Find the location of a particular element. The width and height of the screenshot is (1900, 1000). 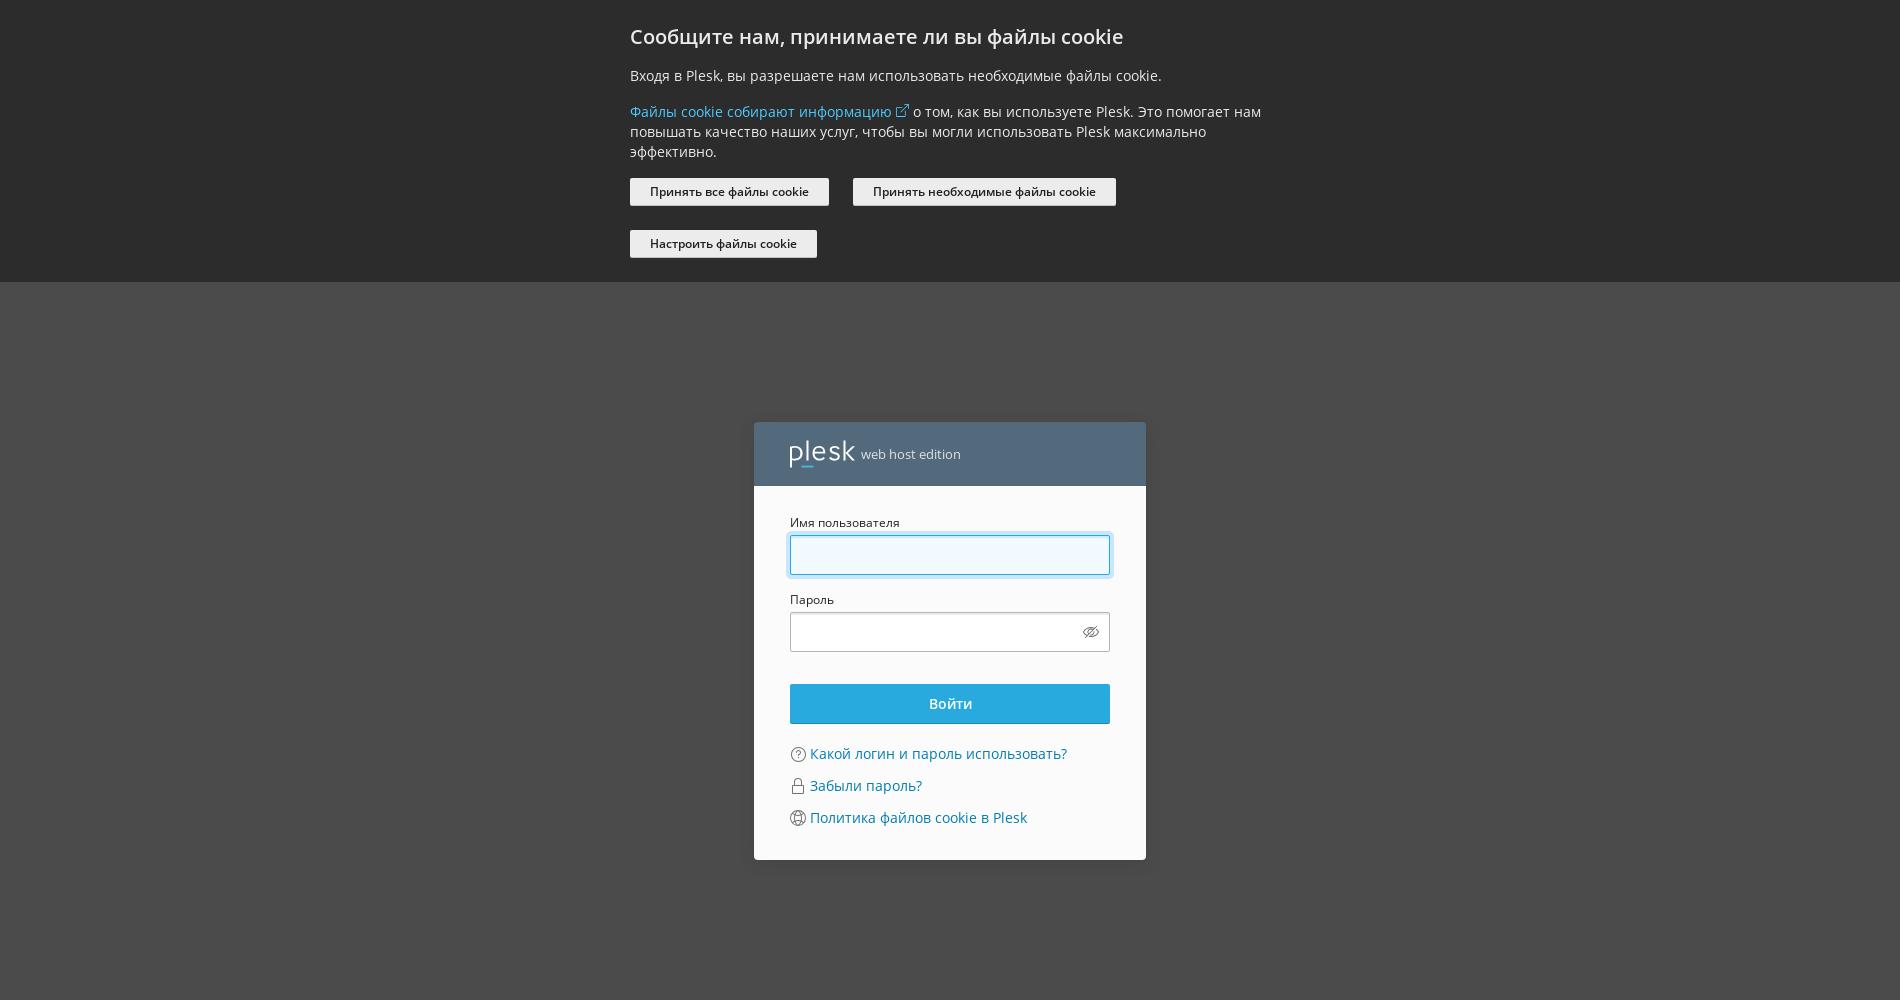

'Забыли пароль?' is located at coordinates (865, 785).